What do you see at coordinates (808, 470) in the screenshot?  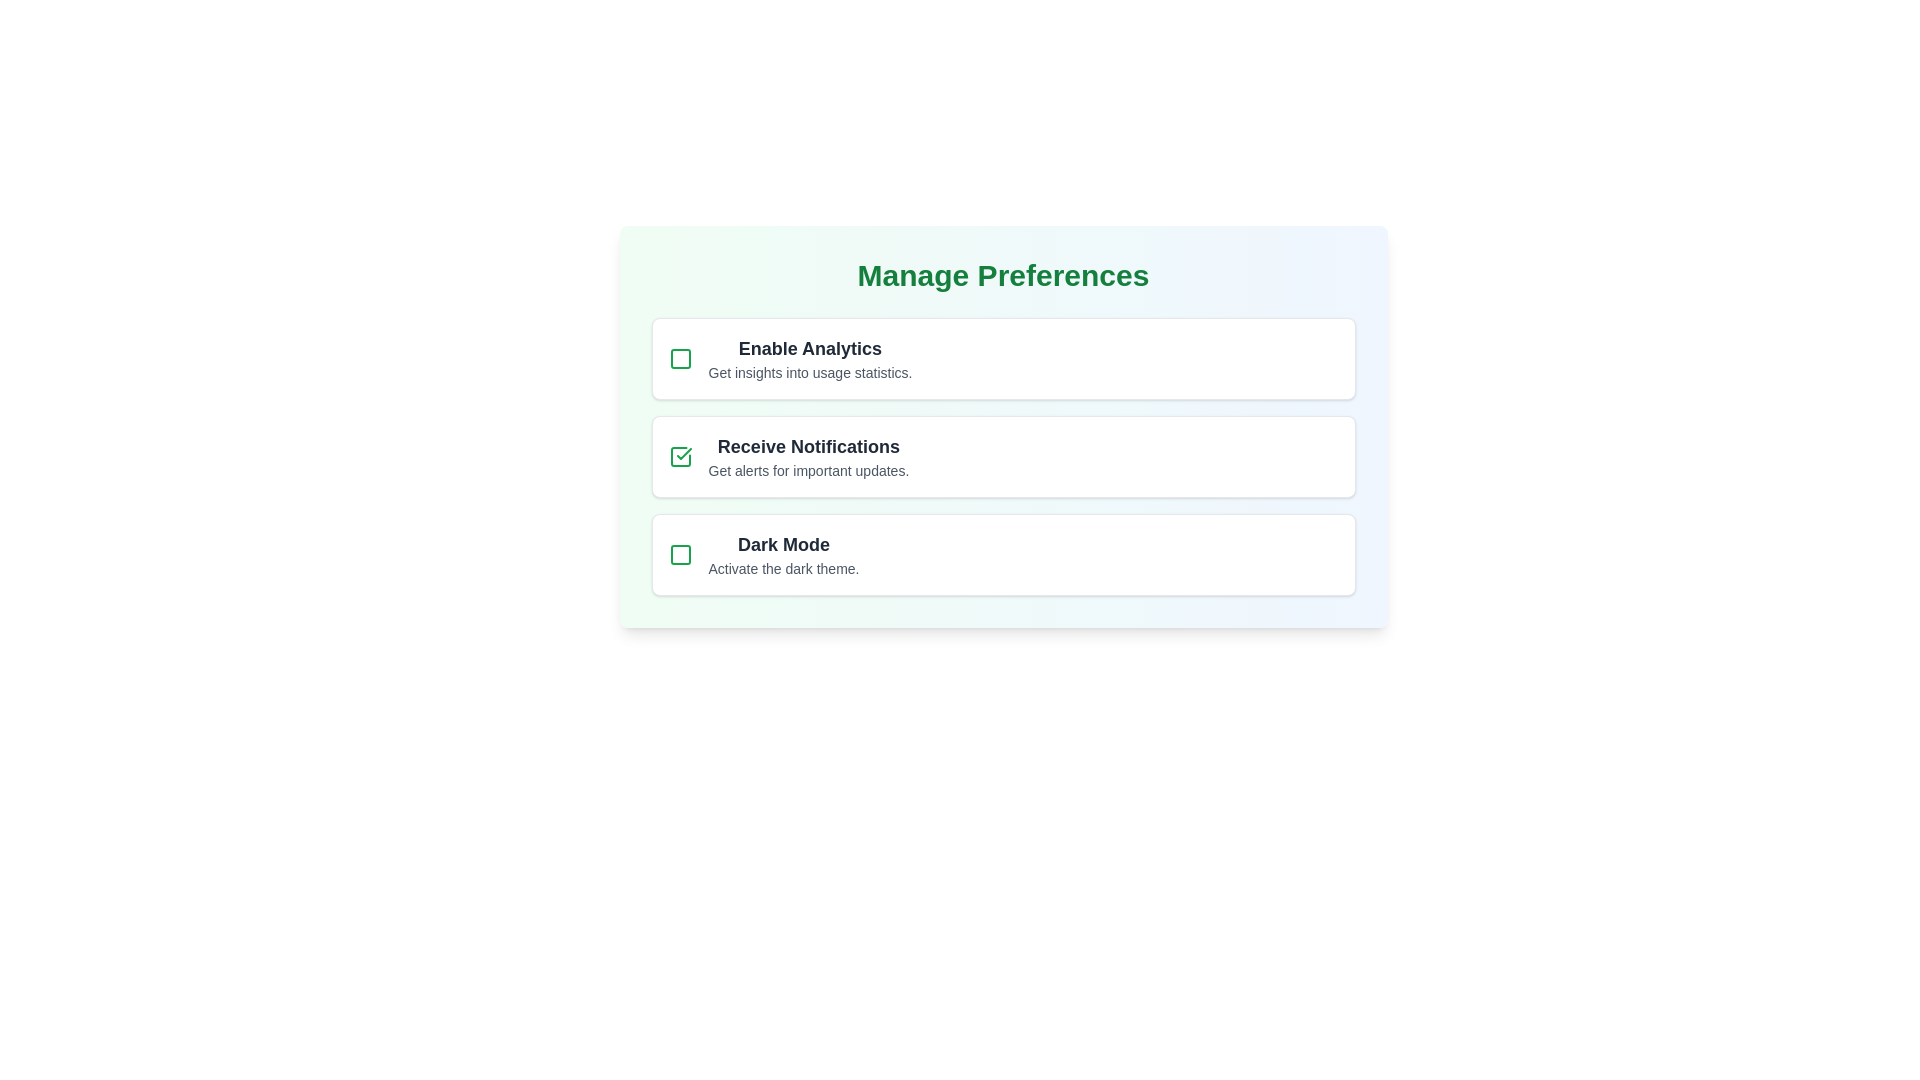 I see `description text that says 'Get alerts for important updates.' which is located below the bold title 'Receive Notifications' in the settings interface` at bounding box center [808, 470].